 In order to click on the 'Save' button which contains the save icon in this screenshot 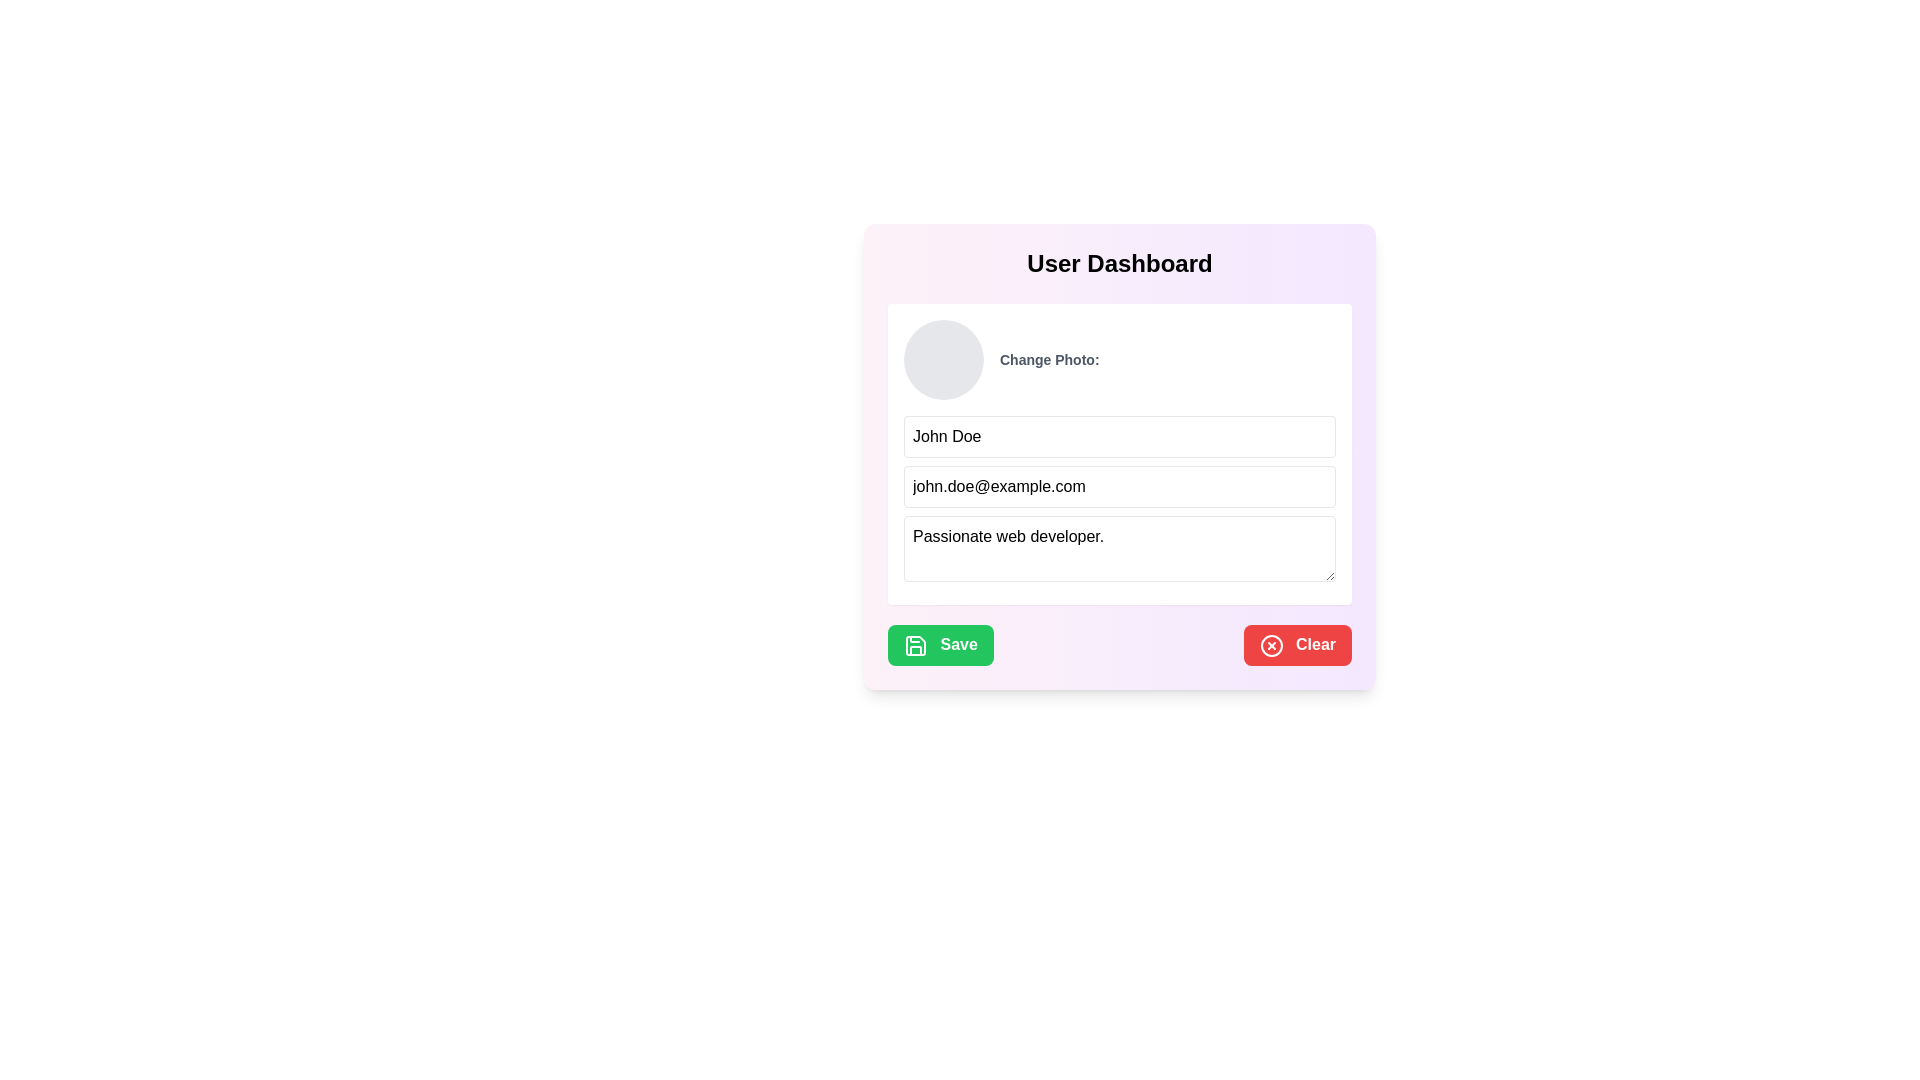, I will do `click(915, 644)`.